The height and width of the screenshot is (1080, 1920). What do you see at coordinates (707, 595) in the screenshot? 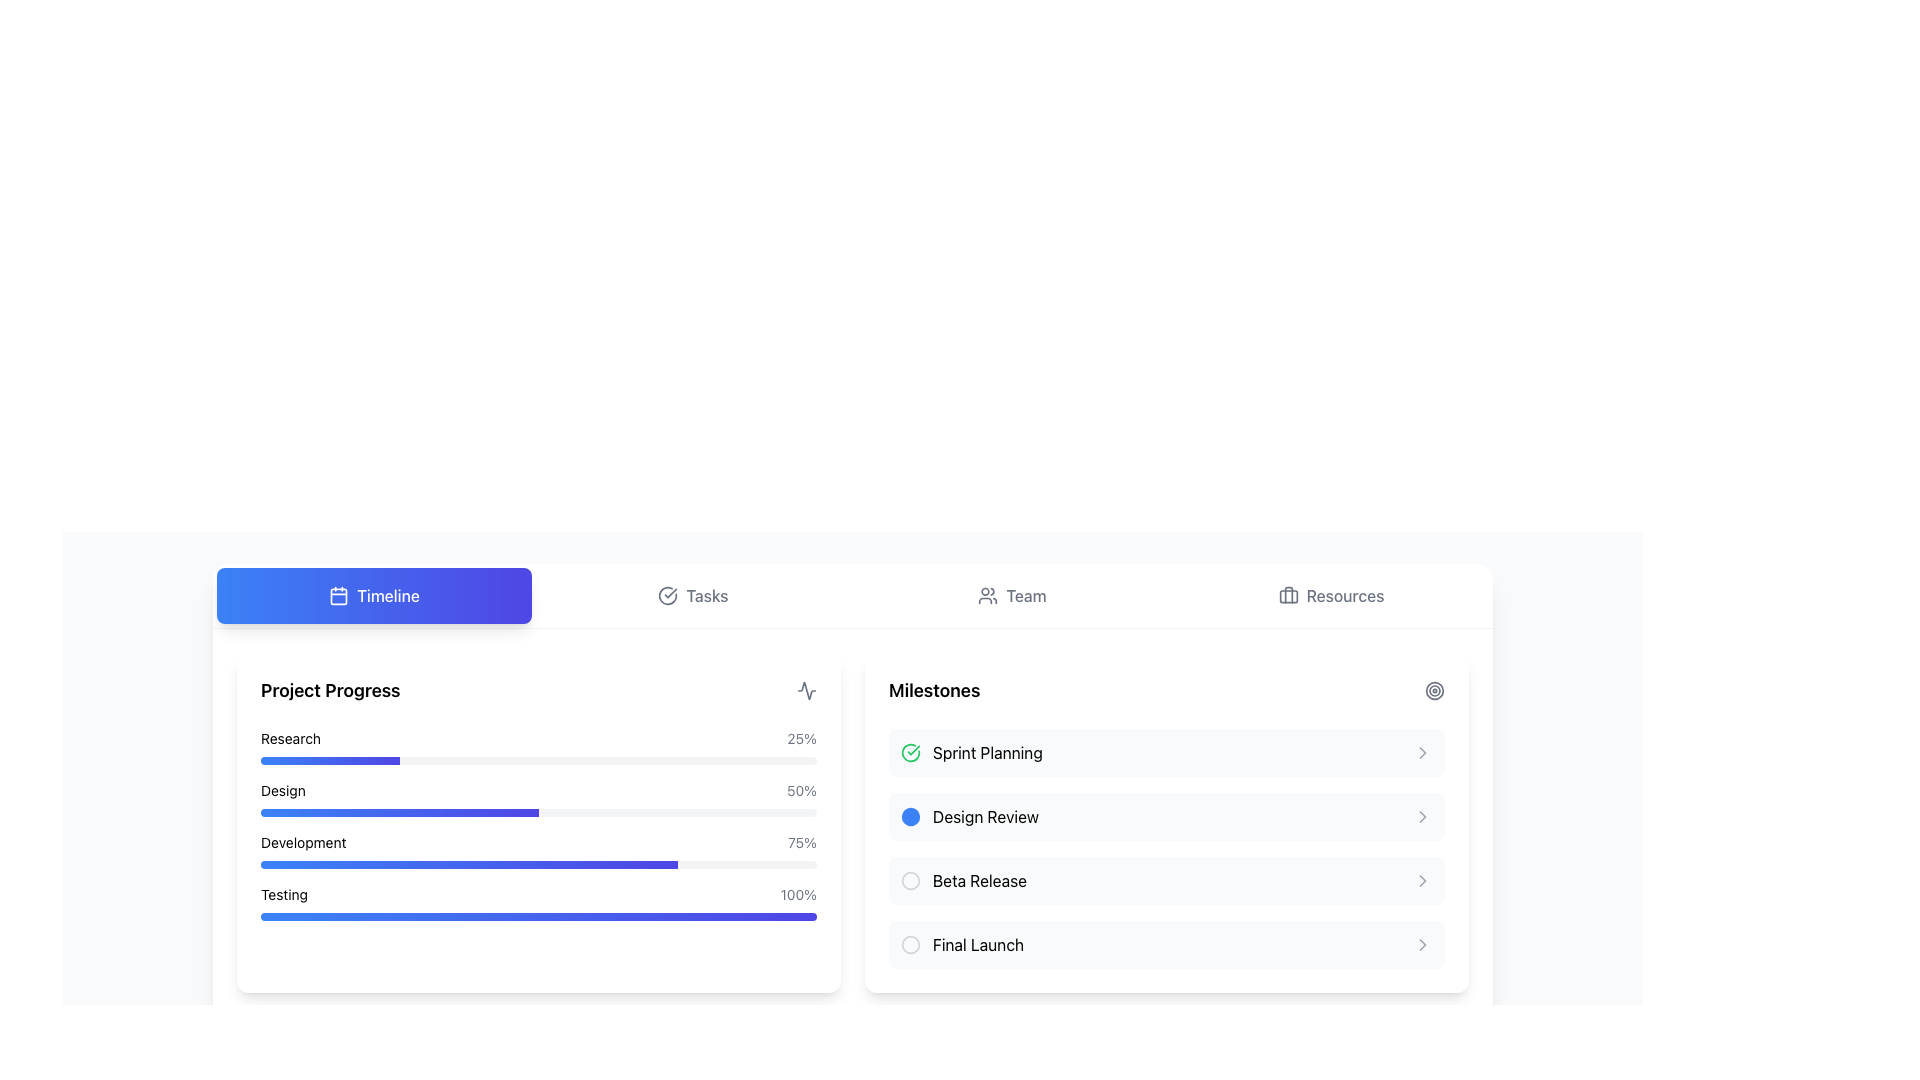
I see `the text label in the upper-central section of the navigation bar that indicates task management or lists` at bounding box center [707, 595].